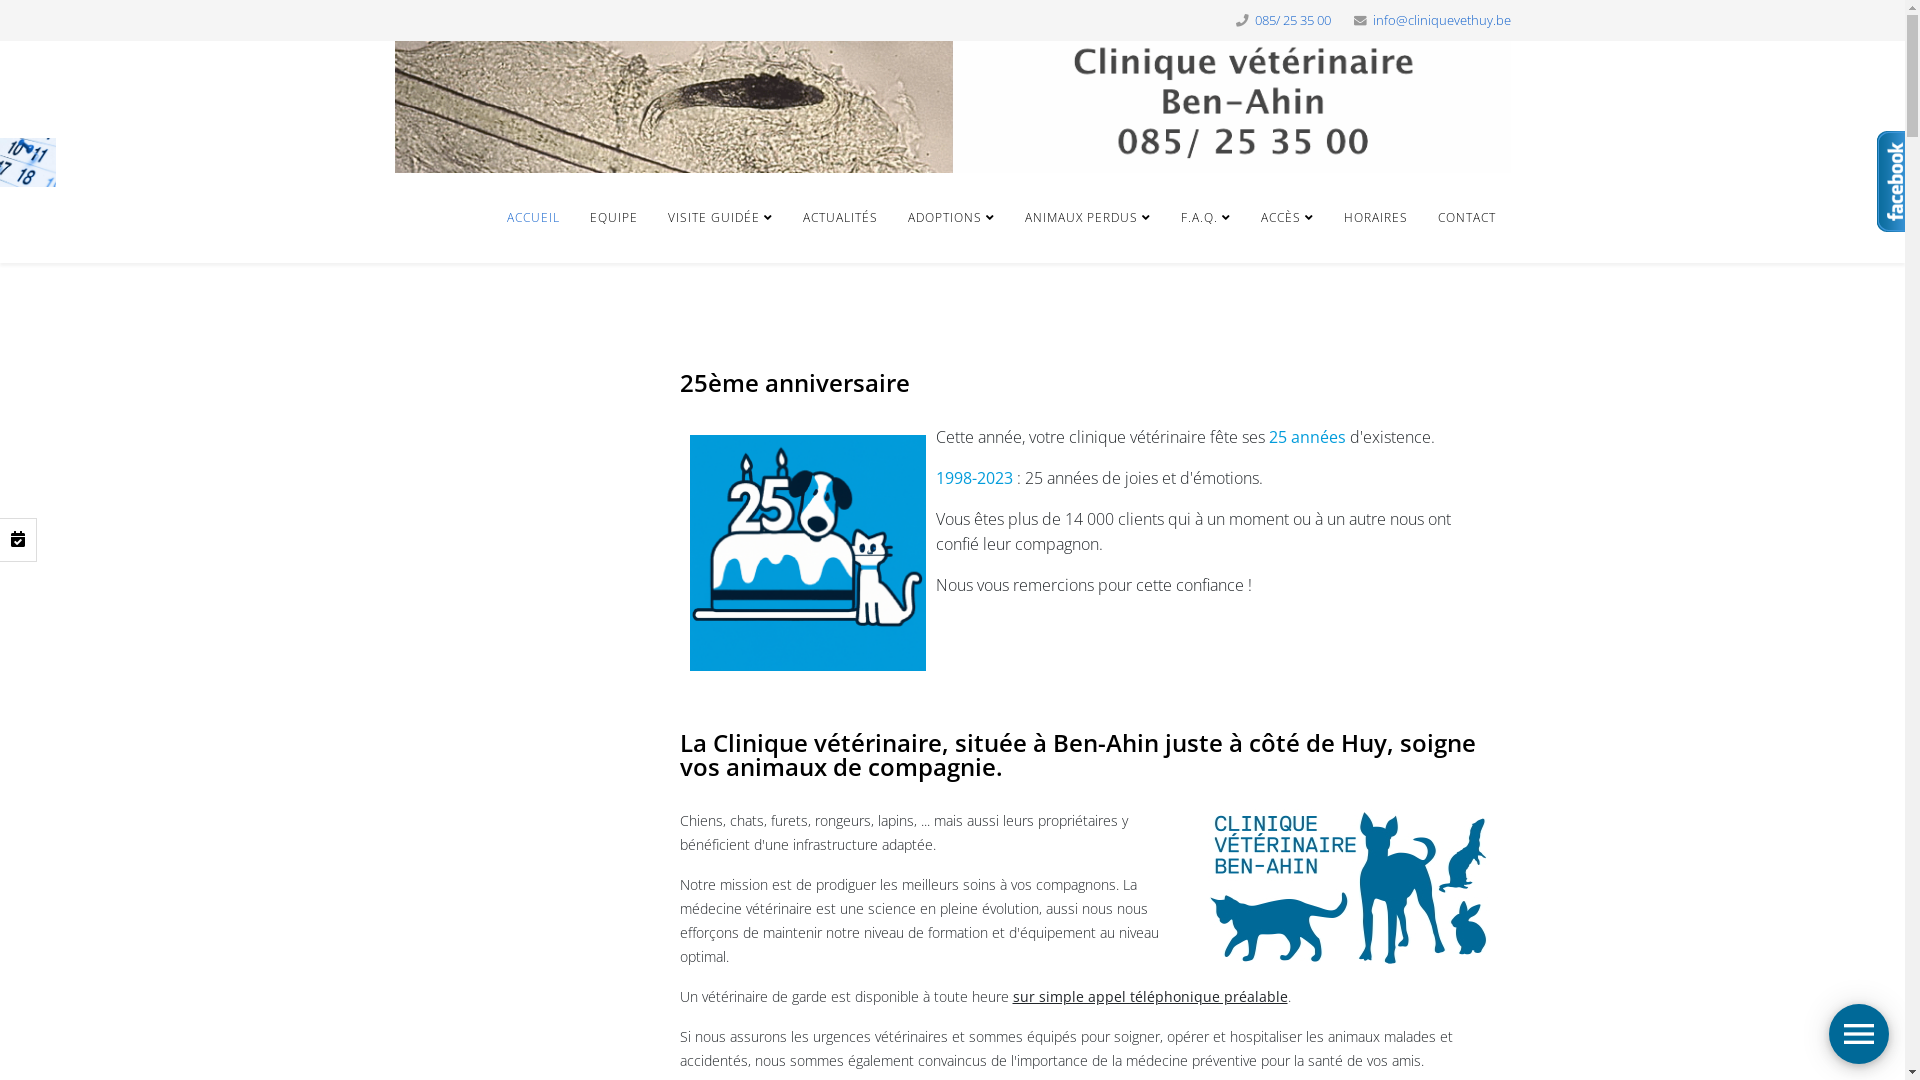 The width and height of the screenshot is (1920, 1080). I want to click on 'CONTACT', so click(1465, 218).